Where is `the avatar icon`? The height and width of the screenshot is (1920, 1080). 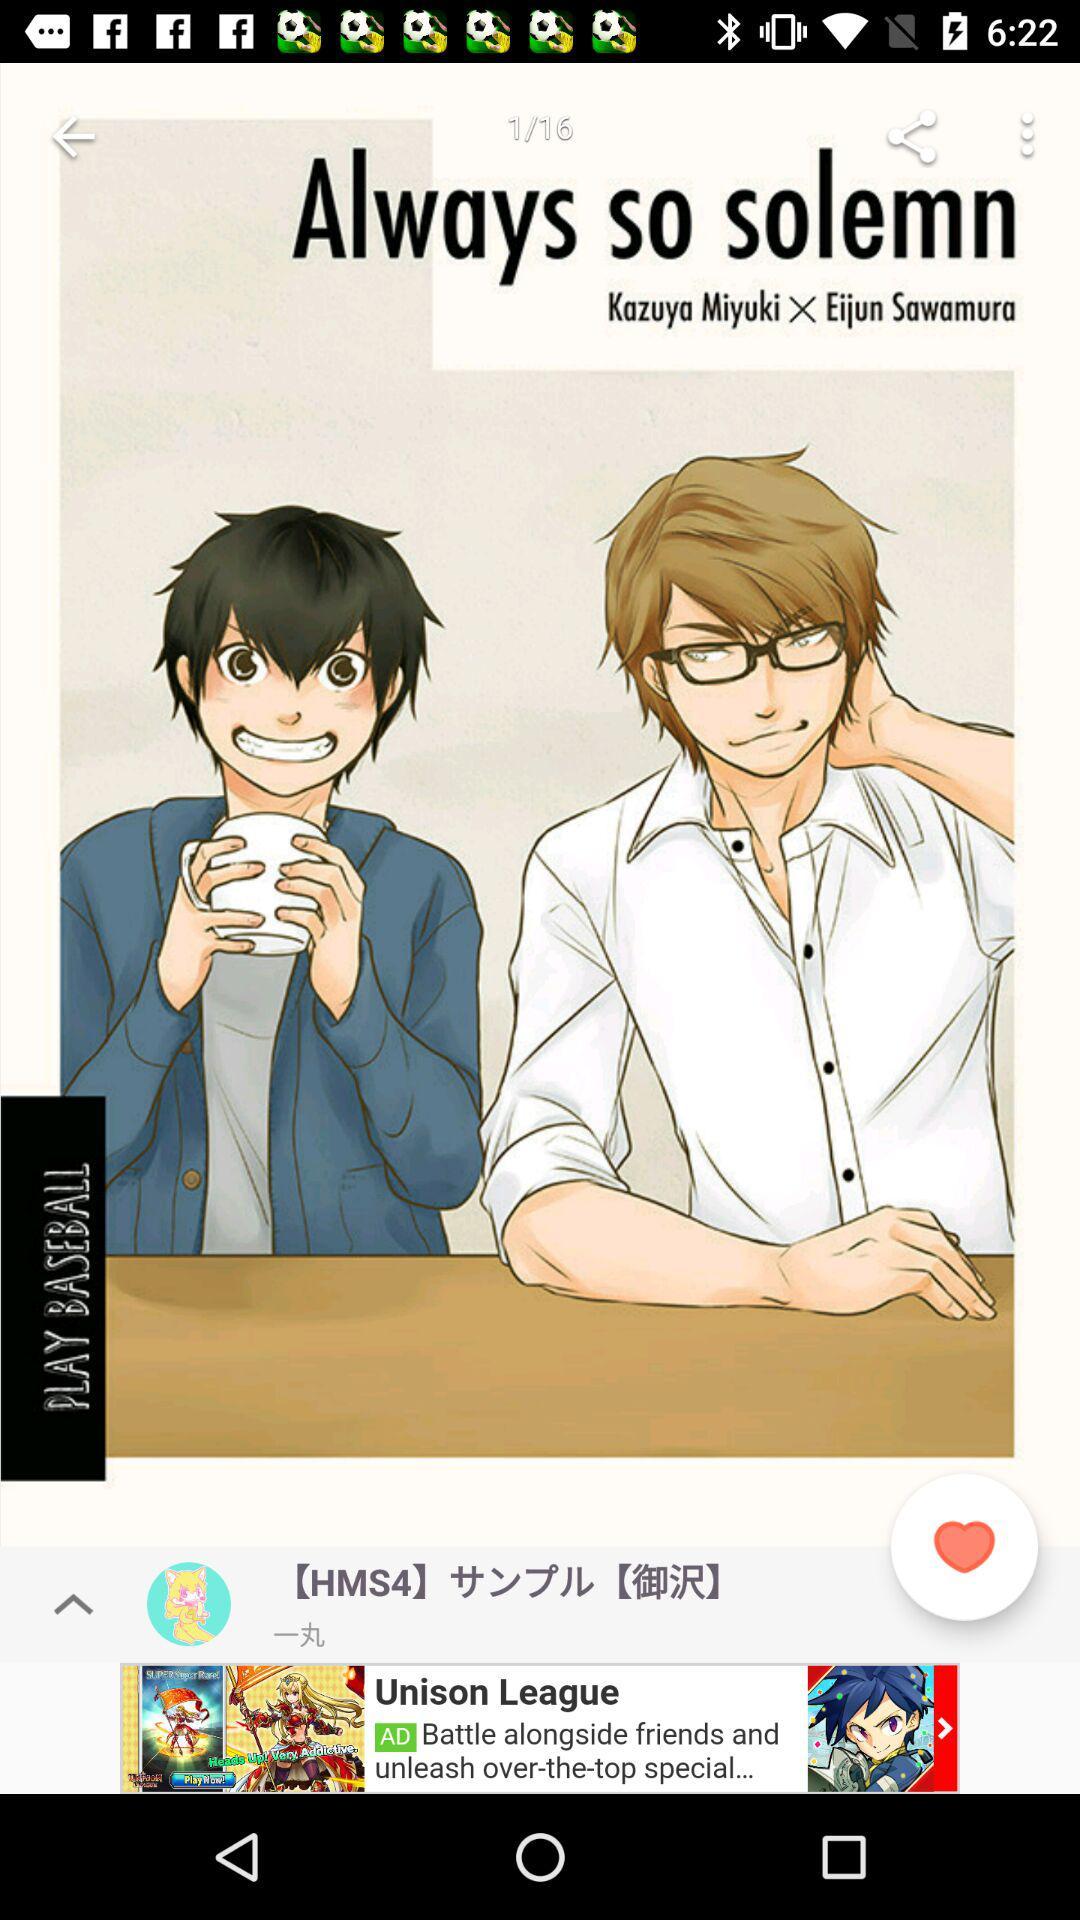 the avatar icon is located at coordinates (189, 1604).